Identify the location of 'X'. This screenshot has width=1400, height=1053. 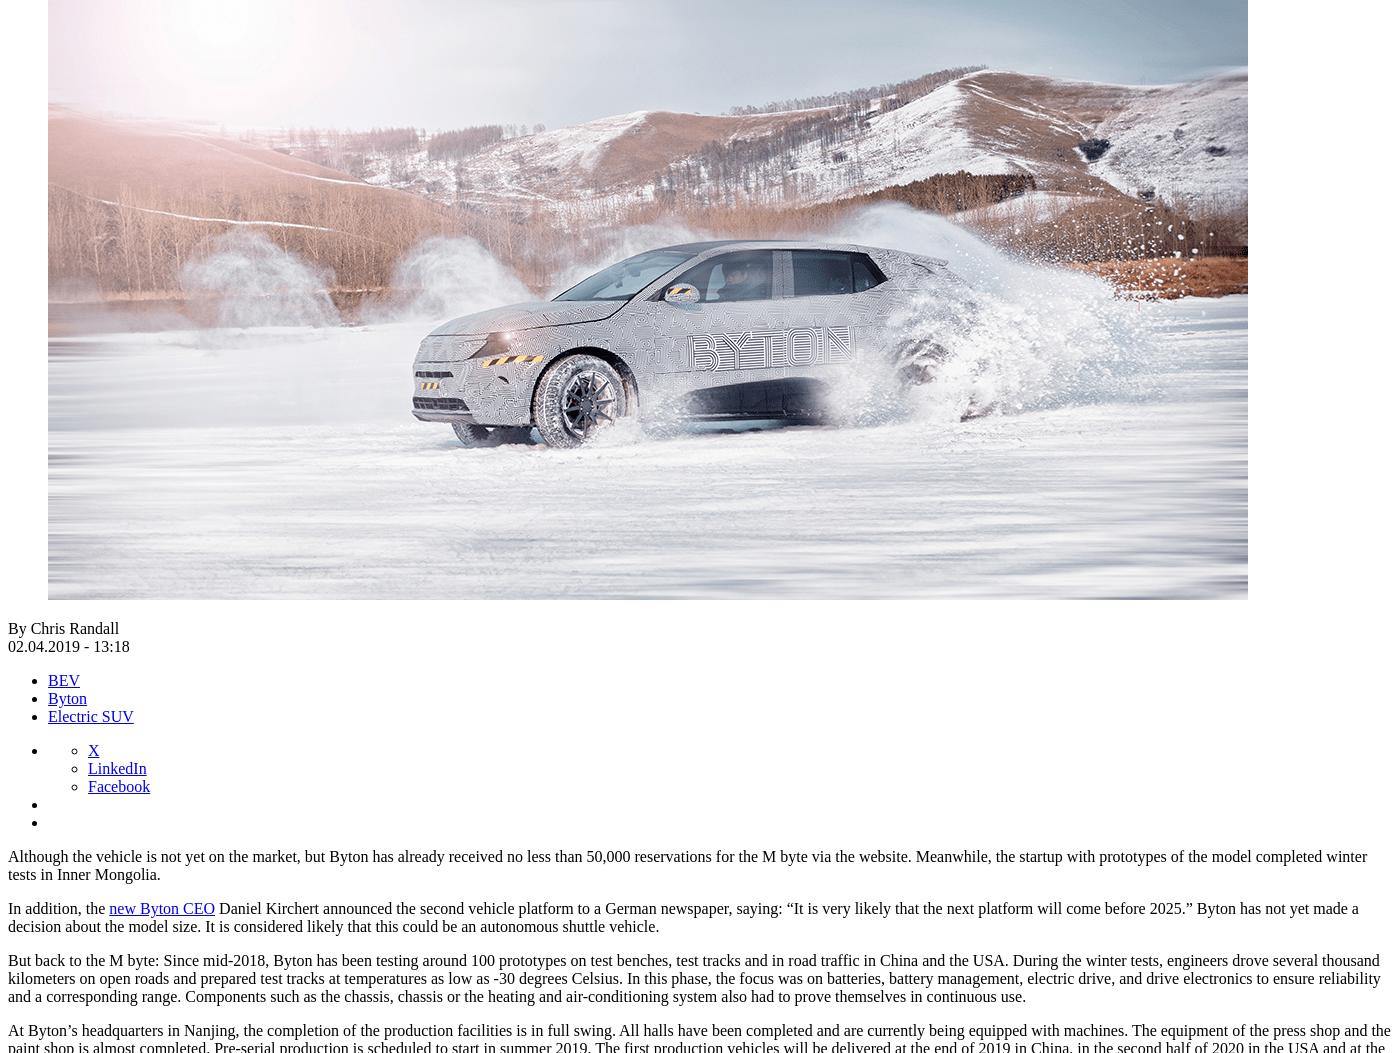
(88, 748).